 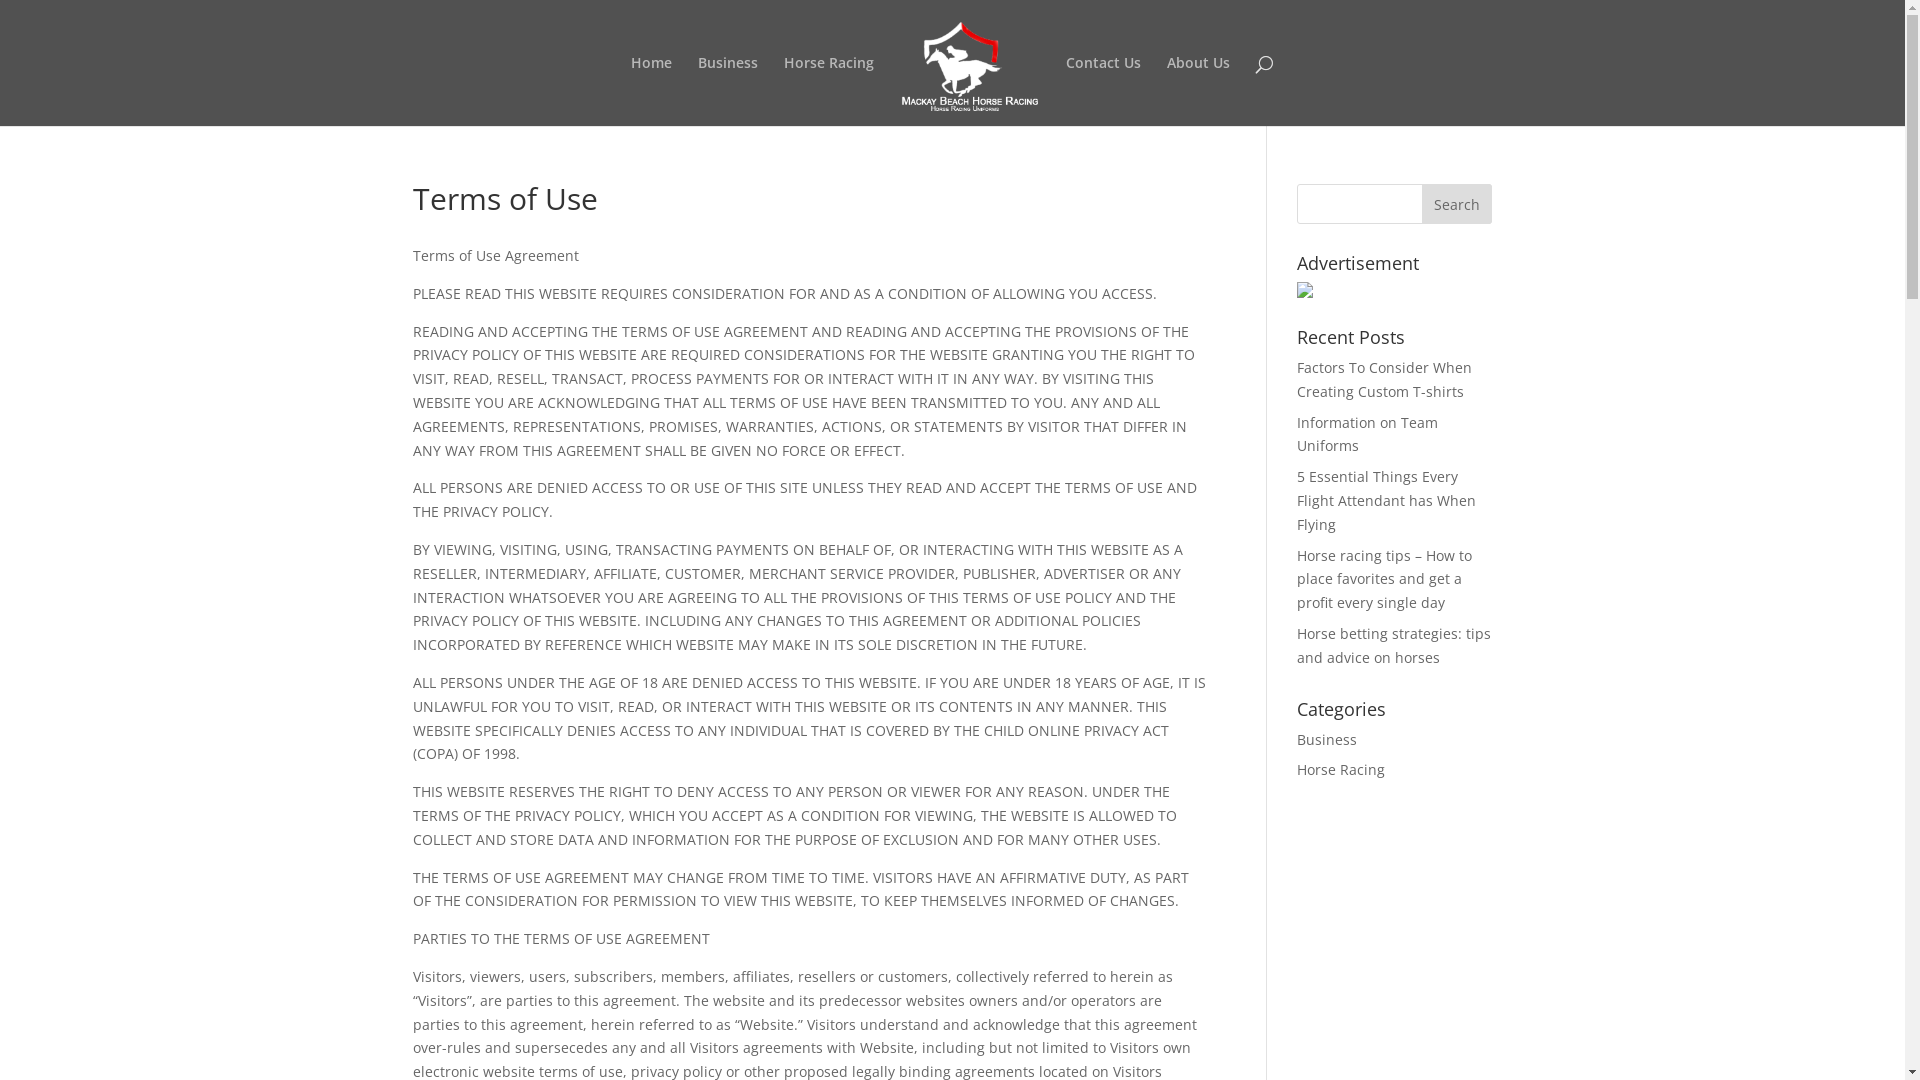 I want to click on 'Home', so click(x=651, y=91).